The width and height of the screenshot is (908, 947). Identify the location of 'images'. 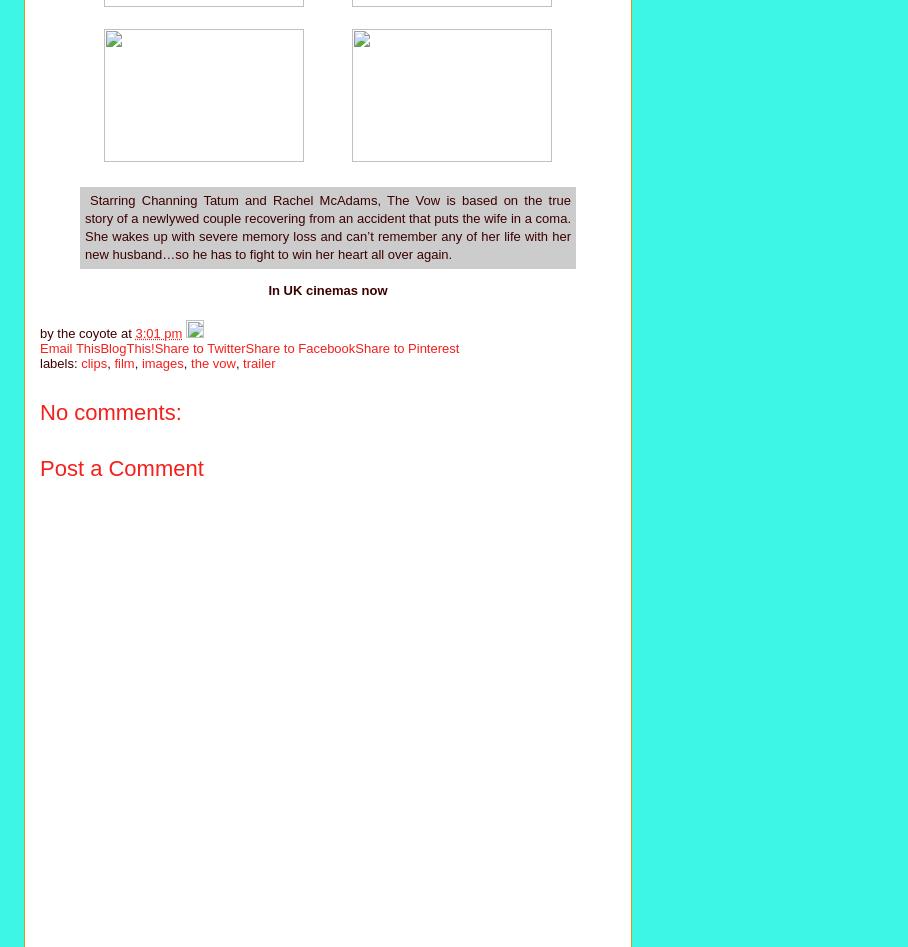
(160, 362).